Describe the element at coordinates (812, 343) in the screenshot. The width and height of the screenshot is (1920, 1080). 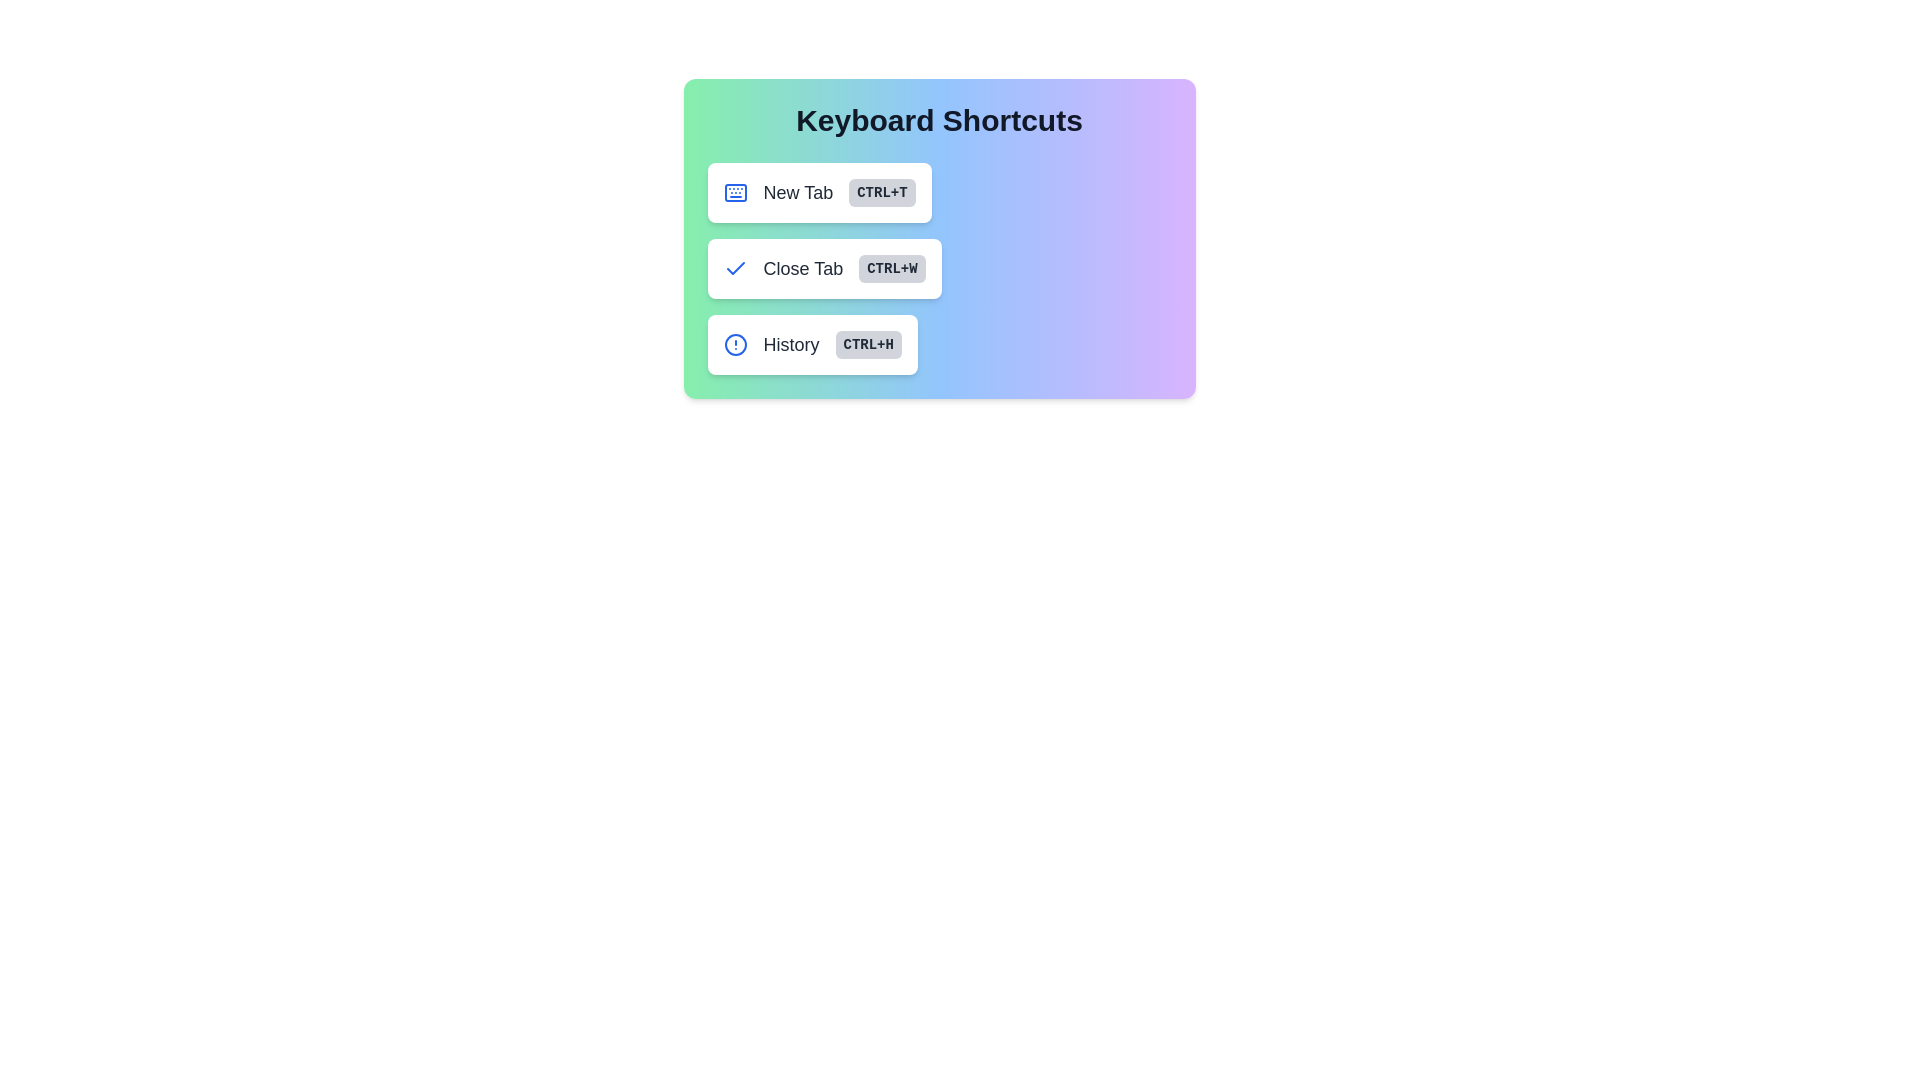
I see `the 'History' button element` at that location.